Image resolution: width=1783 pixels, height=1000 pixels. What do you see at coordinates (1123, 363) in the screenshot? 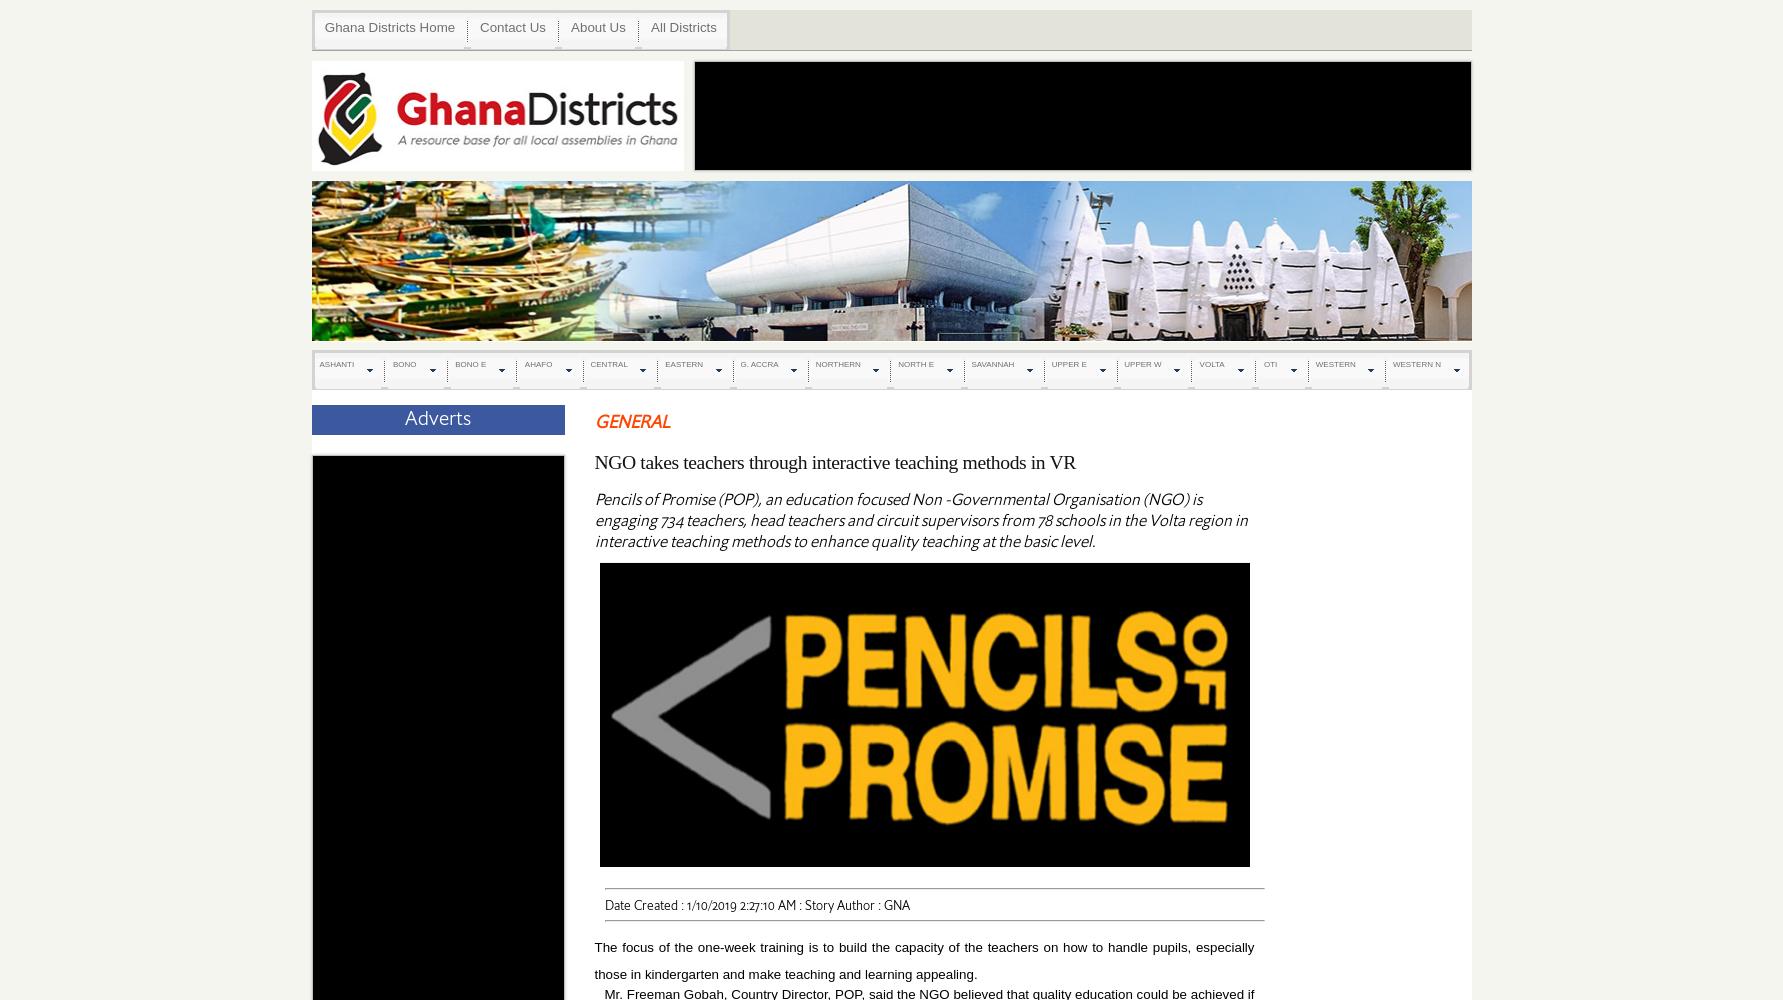
I see `'UPPER W'` at bounding box center [1123, 363].